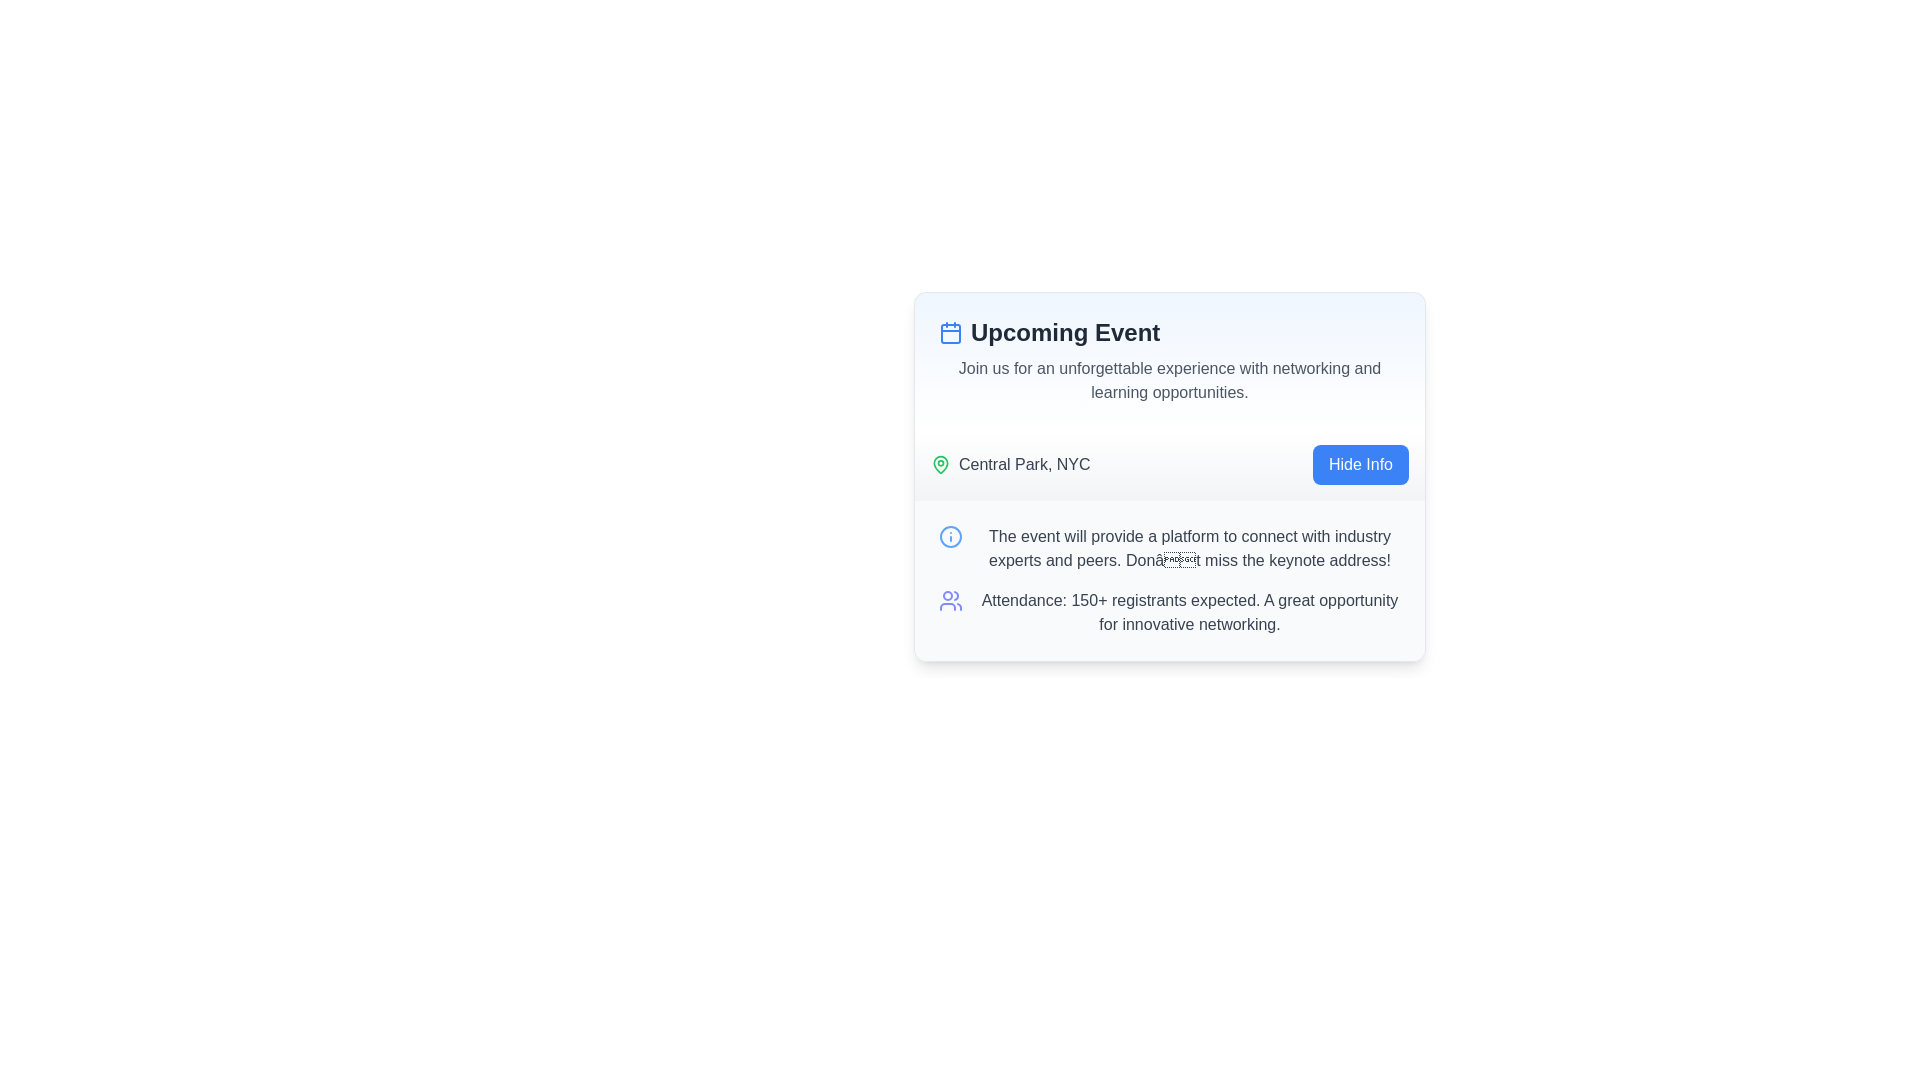 The image size is (1920, 1080). What do you see at coordinates (1360, 465) in the screenshot?
I see `the rectangular button with rounded corners and blue background labeled 'Hide Info'` at bounding box center [1360, 465].